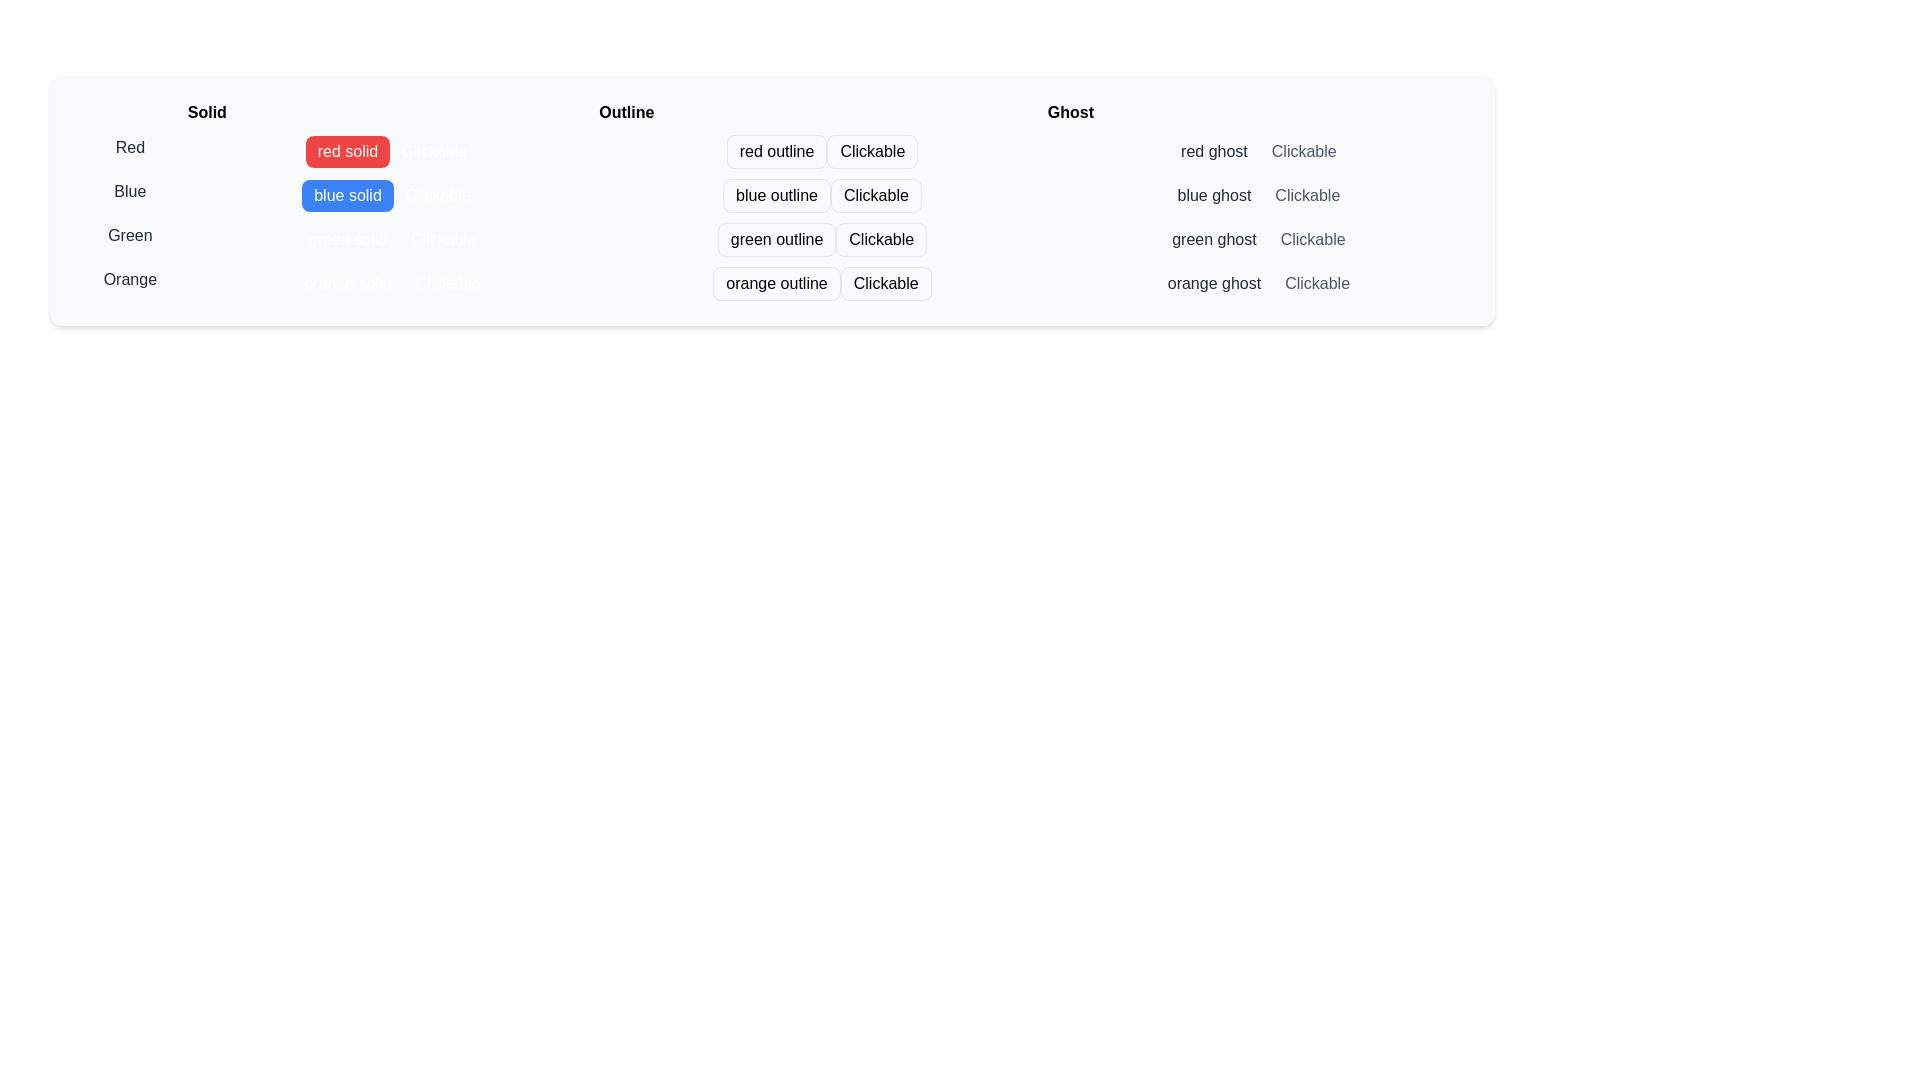 This screenshot has width=1920, height=1080. I want to click on the label displaying the text 'blue ghost' which is located in the third column under the 'Ghost' section, appearing second in a vertical stack, so click(1213, 196).